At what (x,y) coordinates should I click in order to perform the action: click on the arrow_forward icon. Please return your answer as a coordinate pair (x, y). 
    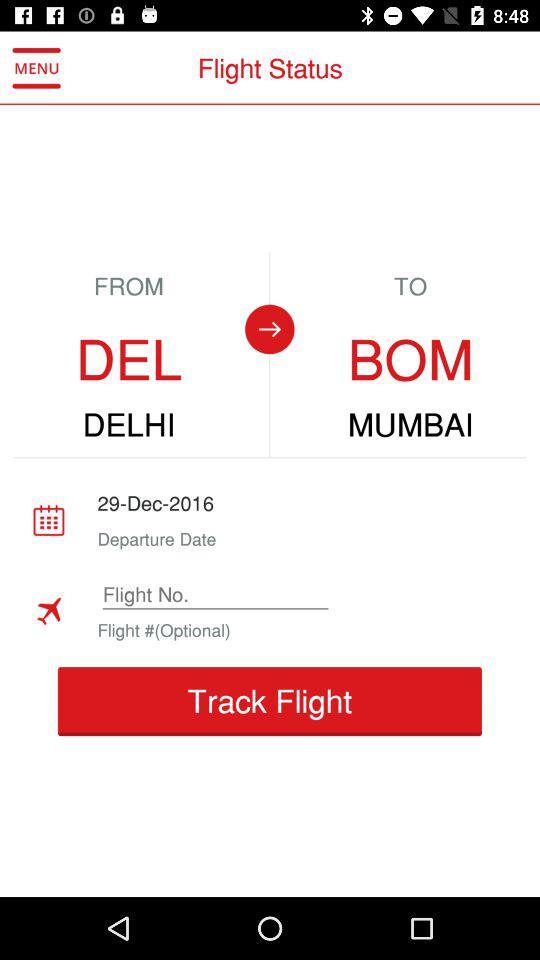
    Looking at the image, I should click on (269, 329).